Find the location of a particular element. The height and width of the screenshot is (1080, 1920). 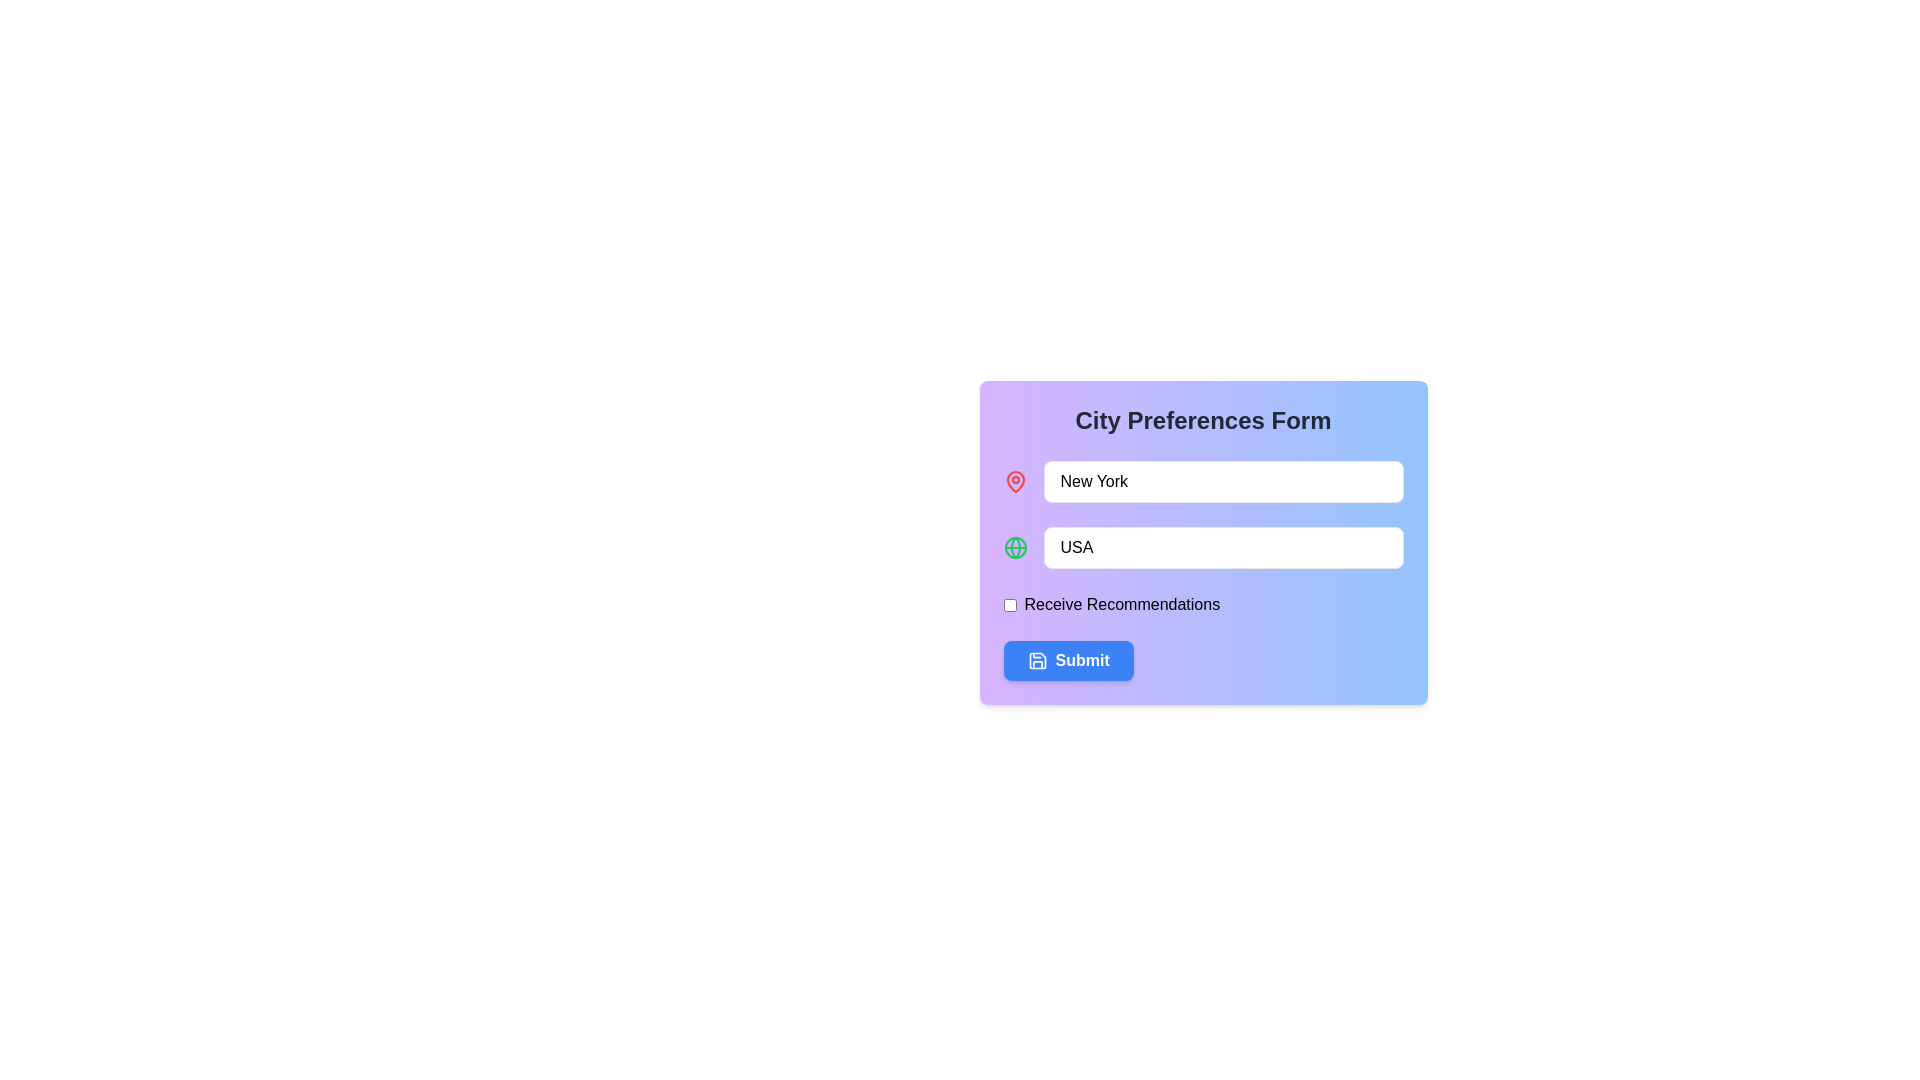

the pin icon located in the 'City Preferences Form' interface, which signifies the adjacent input box related to a location or city name, specifically positioned to the left of the 'New York' text input box is located at coordinates (1015, 482).